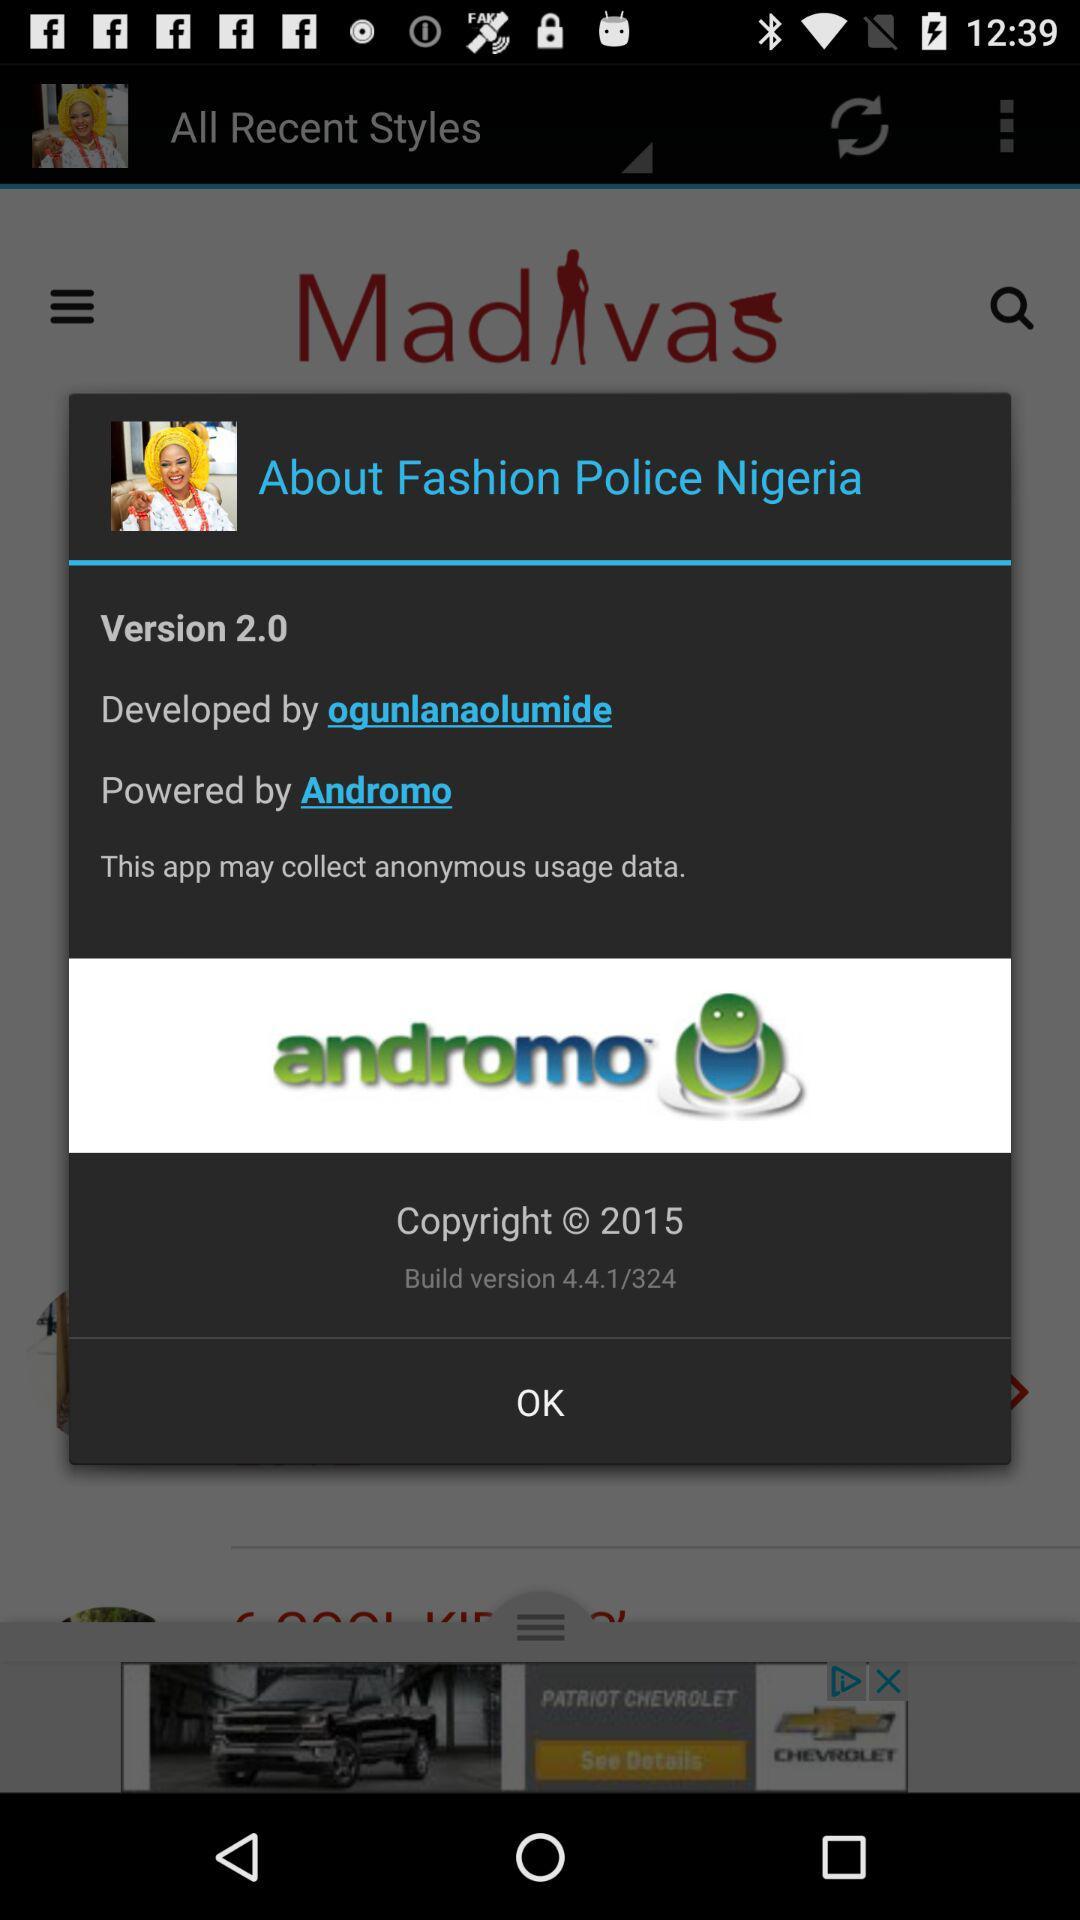  Describe the element at coordinates (540, 804) in the screenshot. I see `item below developed by ogunlanaolumide app` at that location.